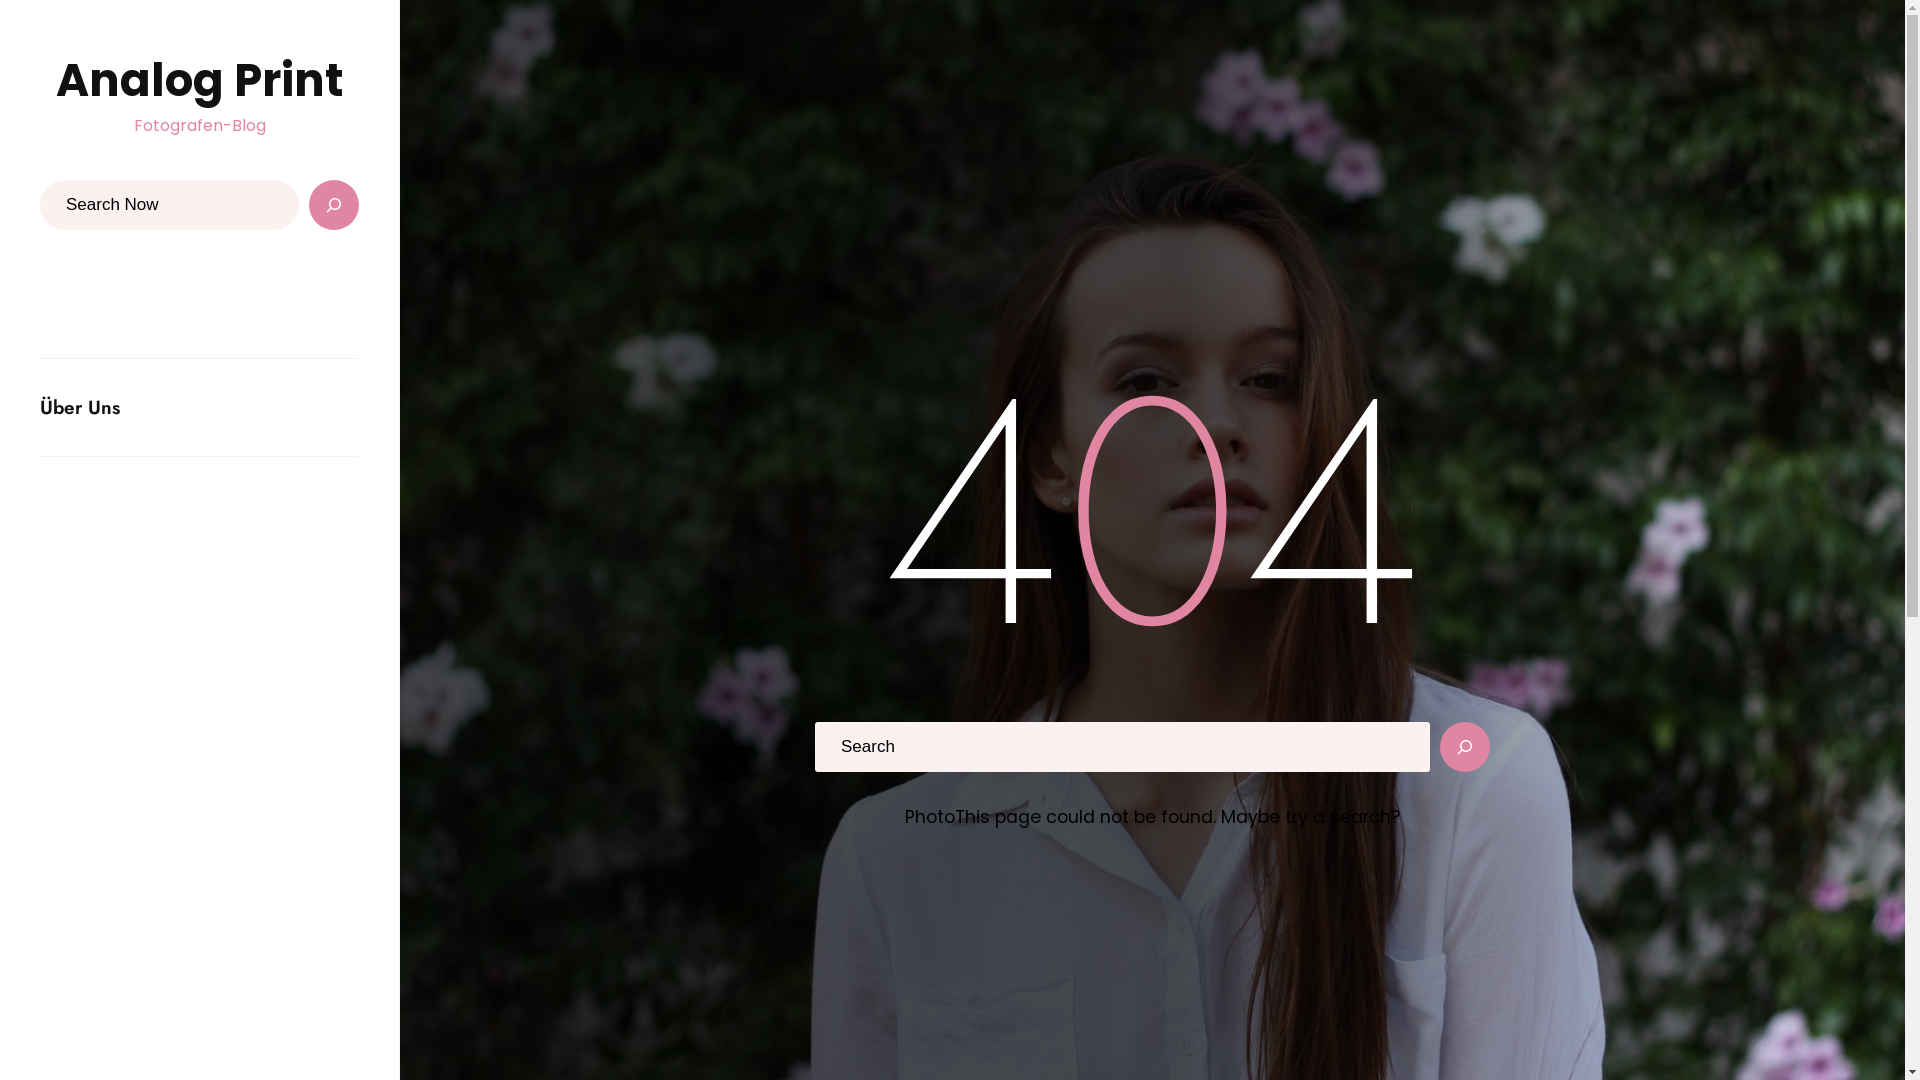  What do you see at coordinates (199, 82) in the screenshot?
I see `'Analog Print'` at bounding box center [199, 82].